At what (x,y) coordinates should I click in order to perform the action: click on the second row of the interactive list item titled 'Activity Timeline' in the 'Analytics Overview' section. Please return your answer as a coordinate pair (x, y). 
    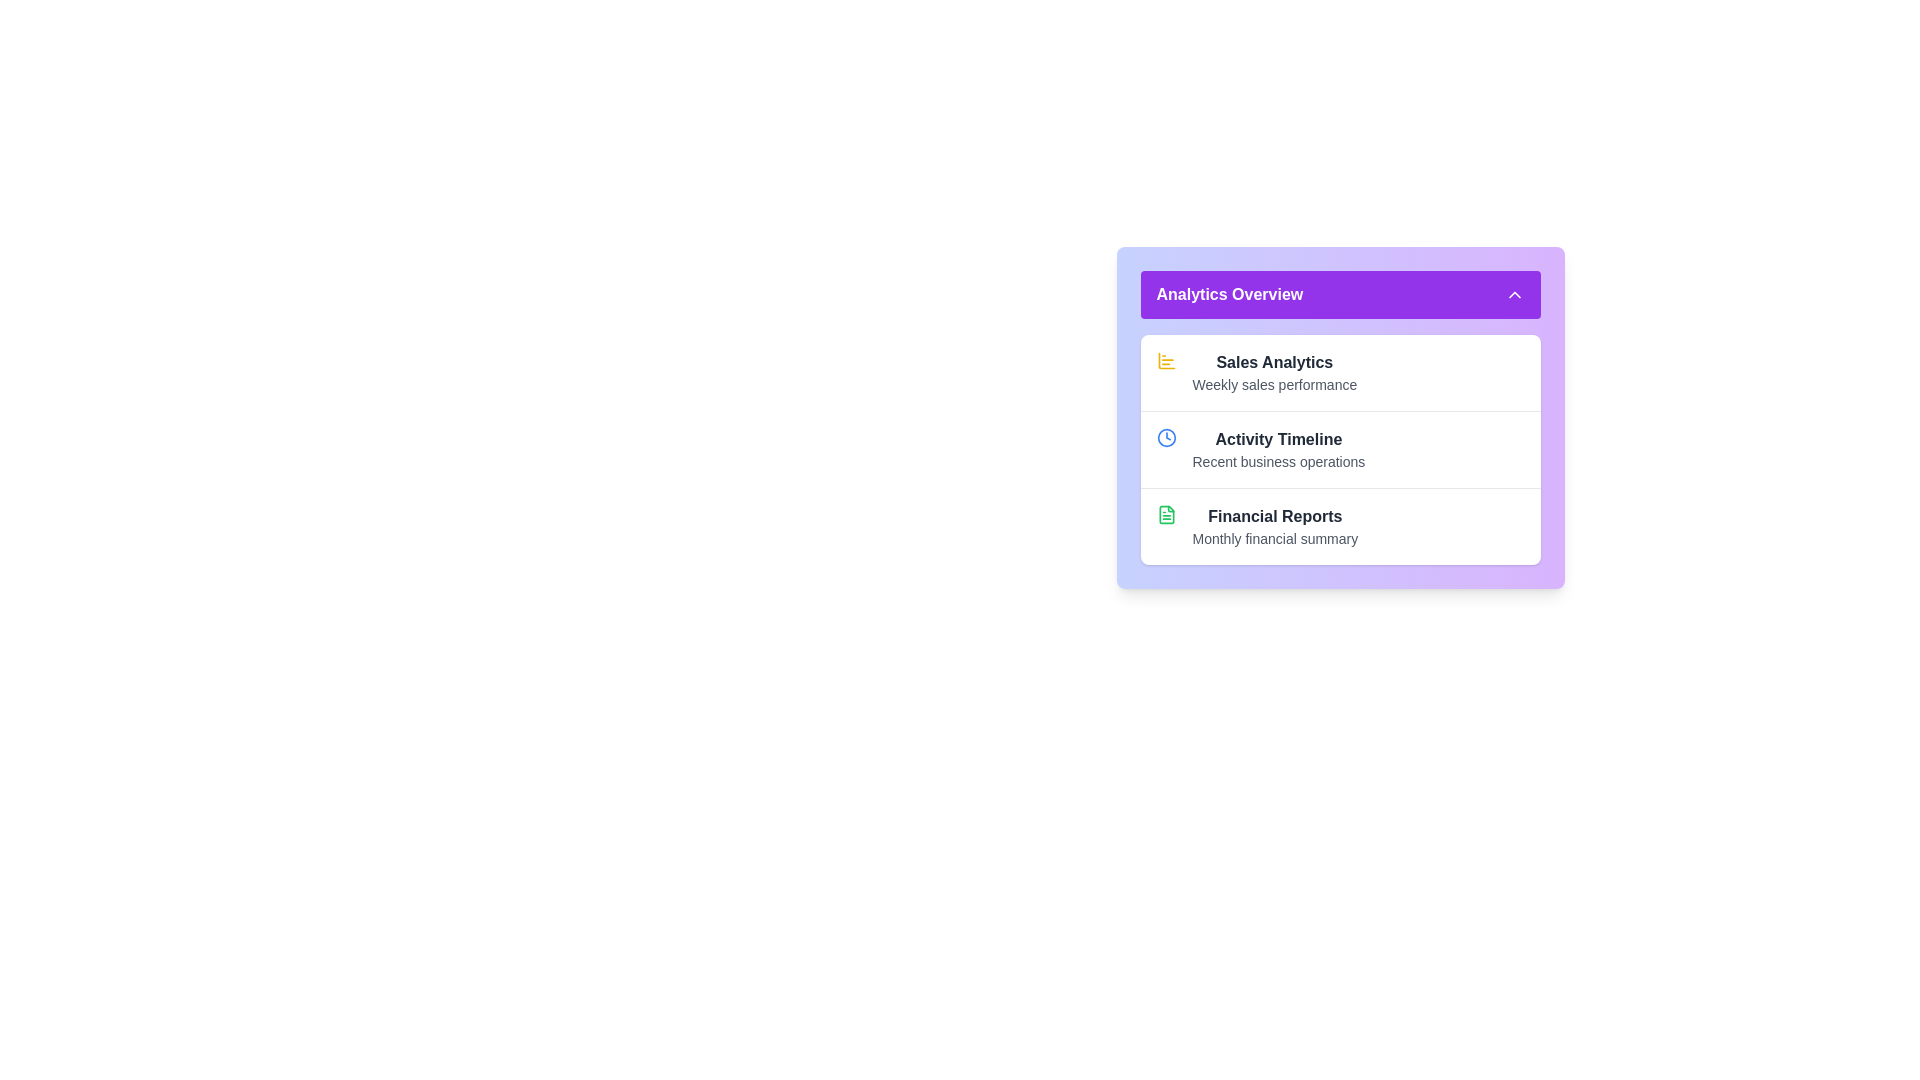
    Looking at the image, I should click on (1340, 416).